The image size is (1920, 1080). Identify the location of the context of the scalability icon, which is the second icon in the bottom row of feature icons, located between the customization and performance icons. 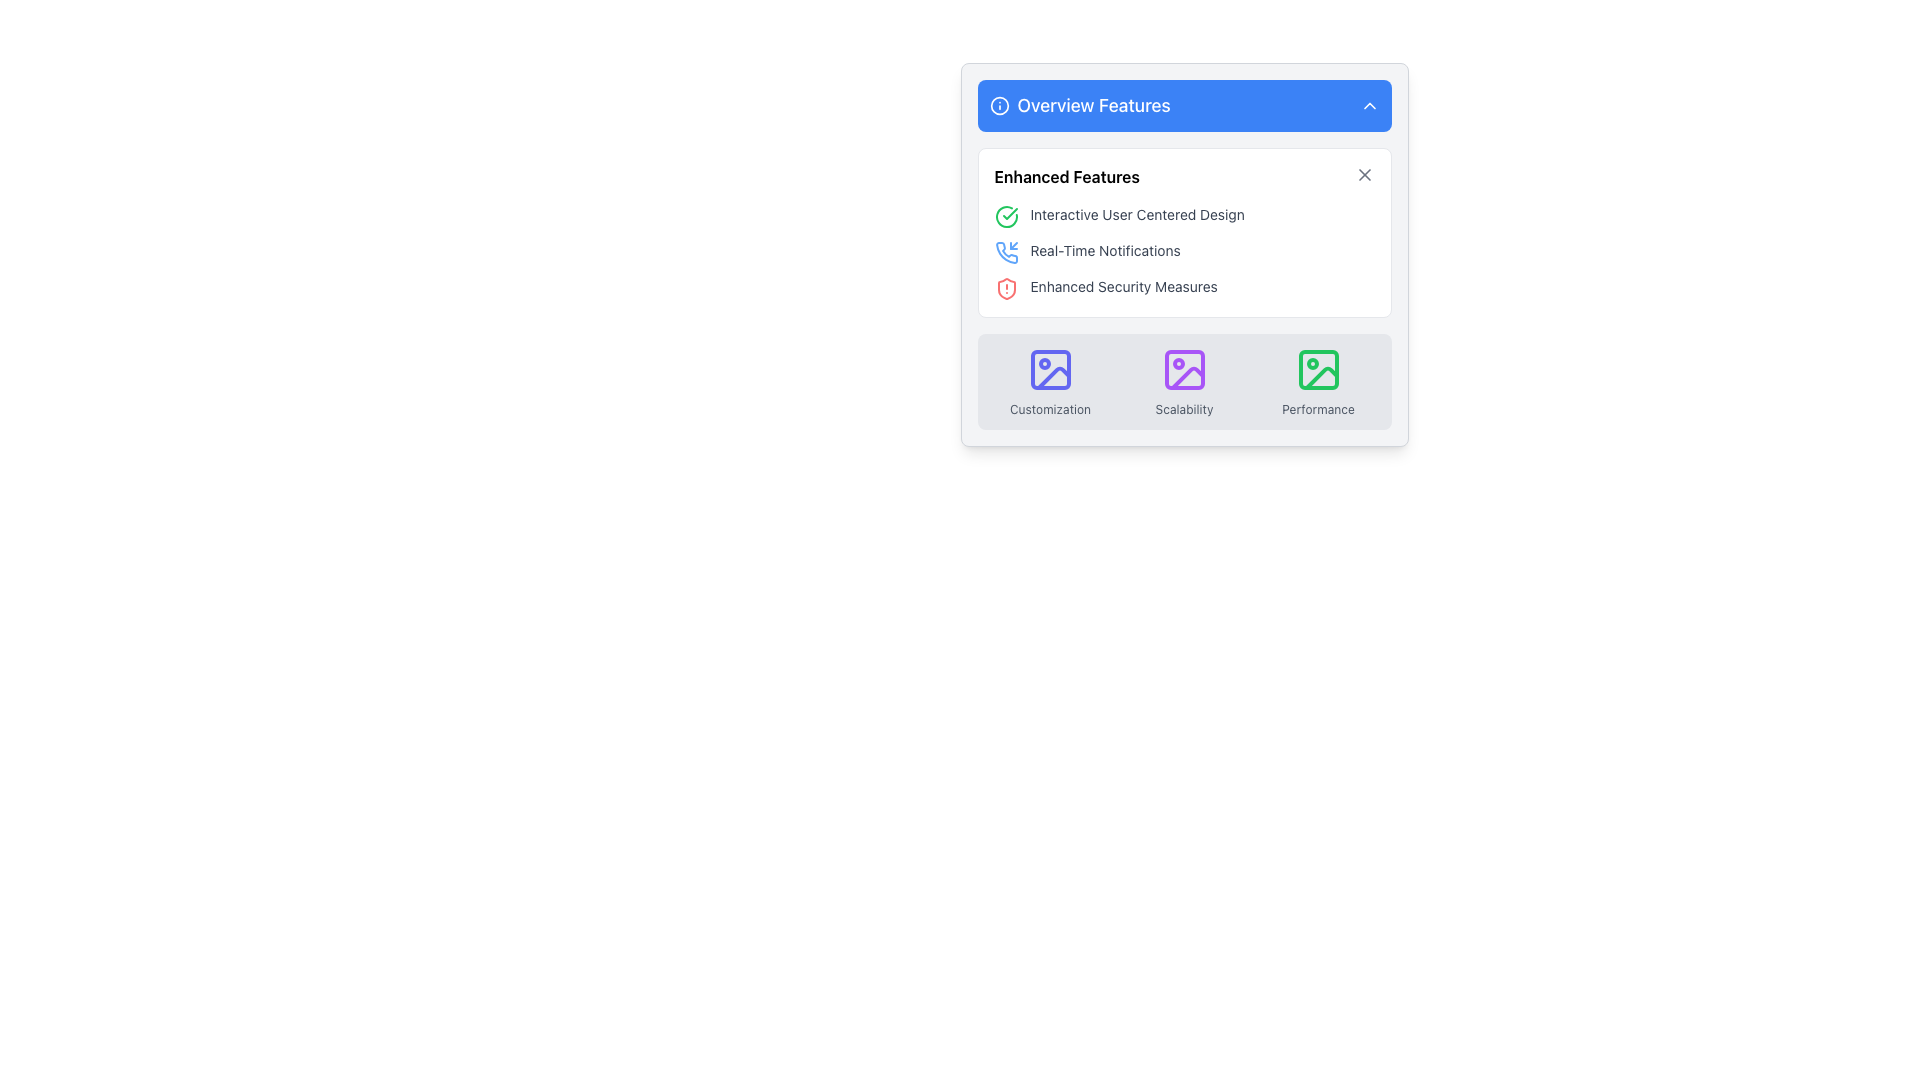
(1187, 378).